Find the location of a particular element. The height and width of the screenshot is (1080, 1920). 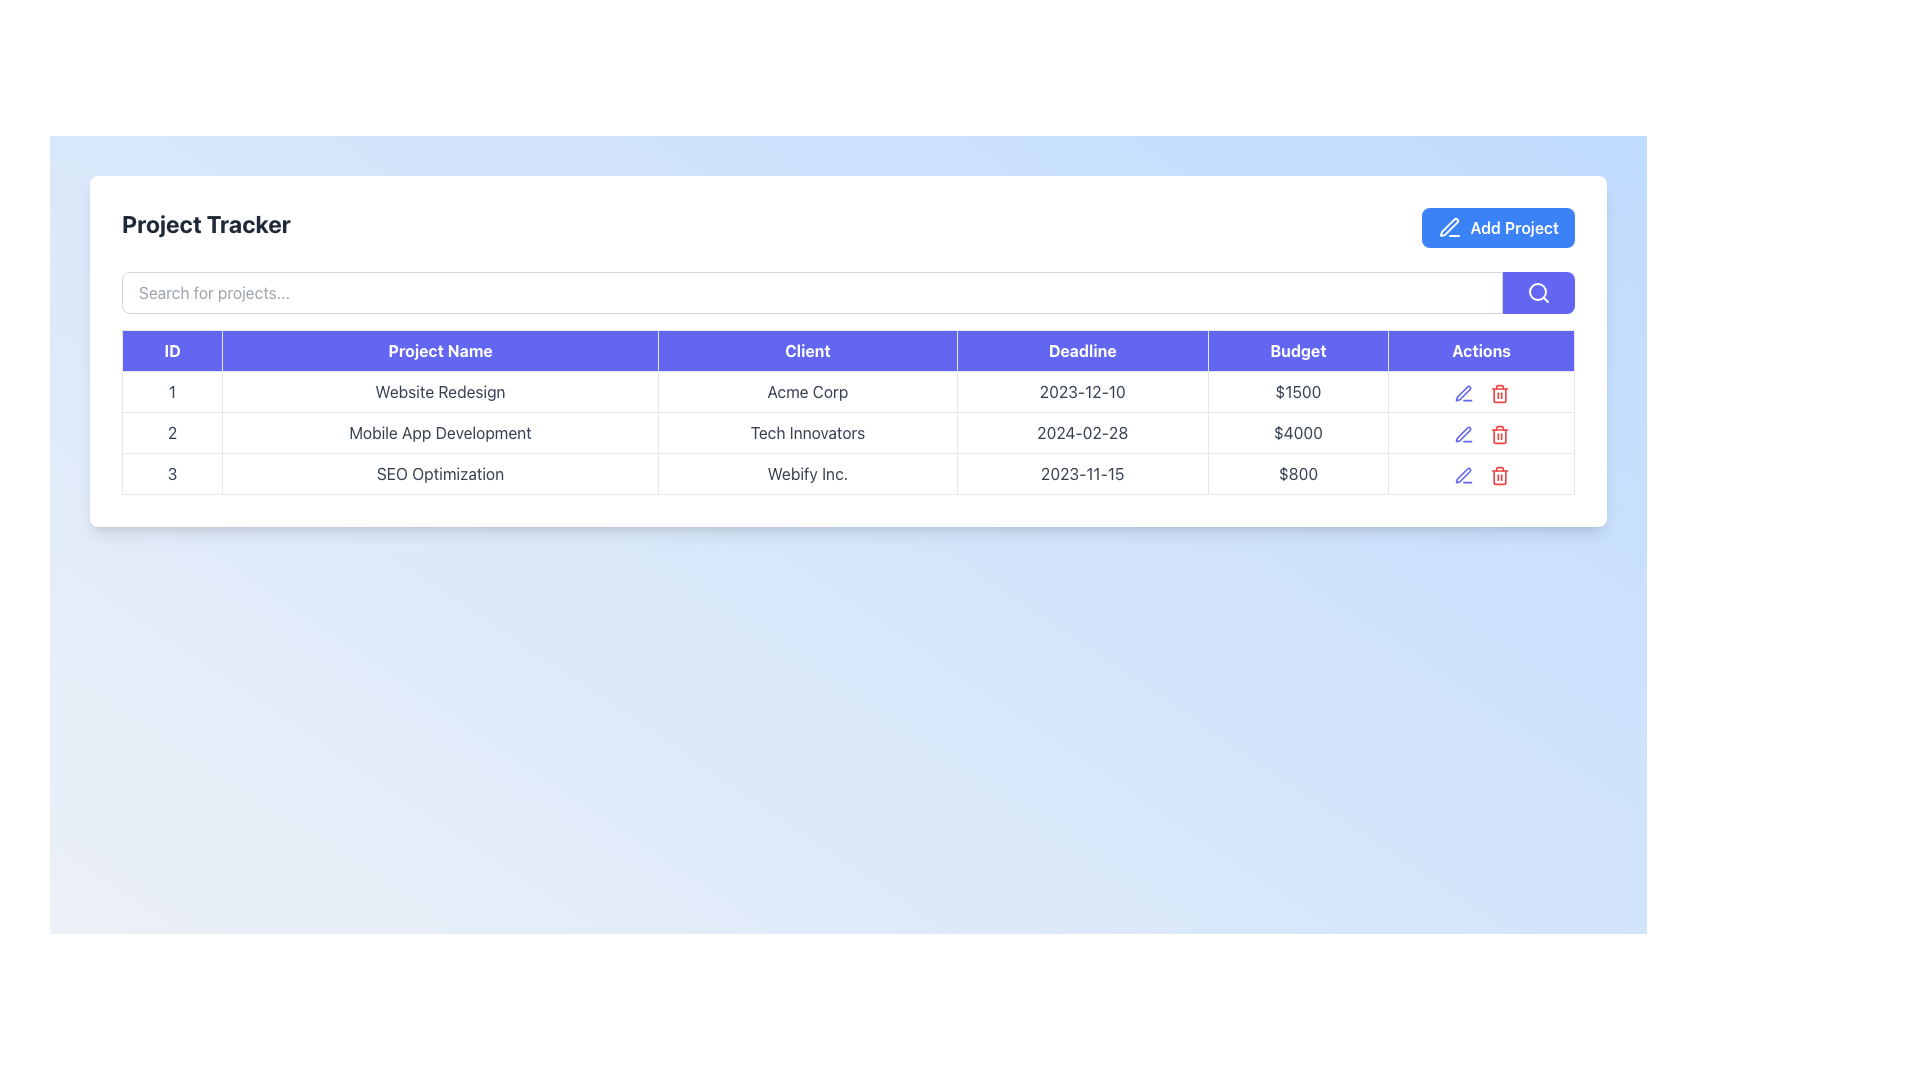

the budget value cell for the project 'SEO Optimization' located in the last row of the table under the 'Budget' column is located at coordinates (1298, 474).